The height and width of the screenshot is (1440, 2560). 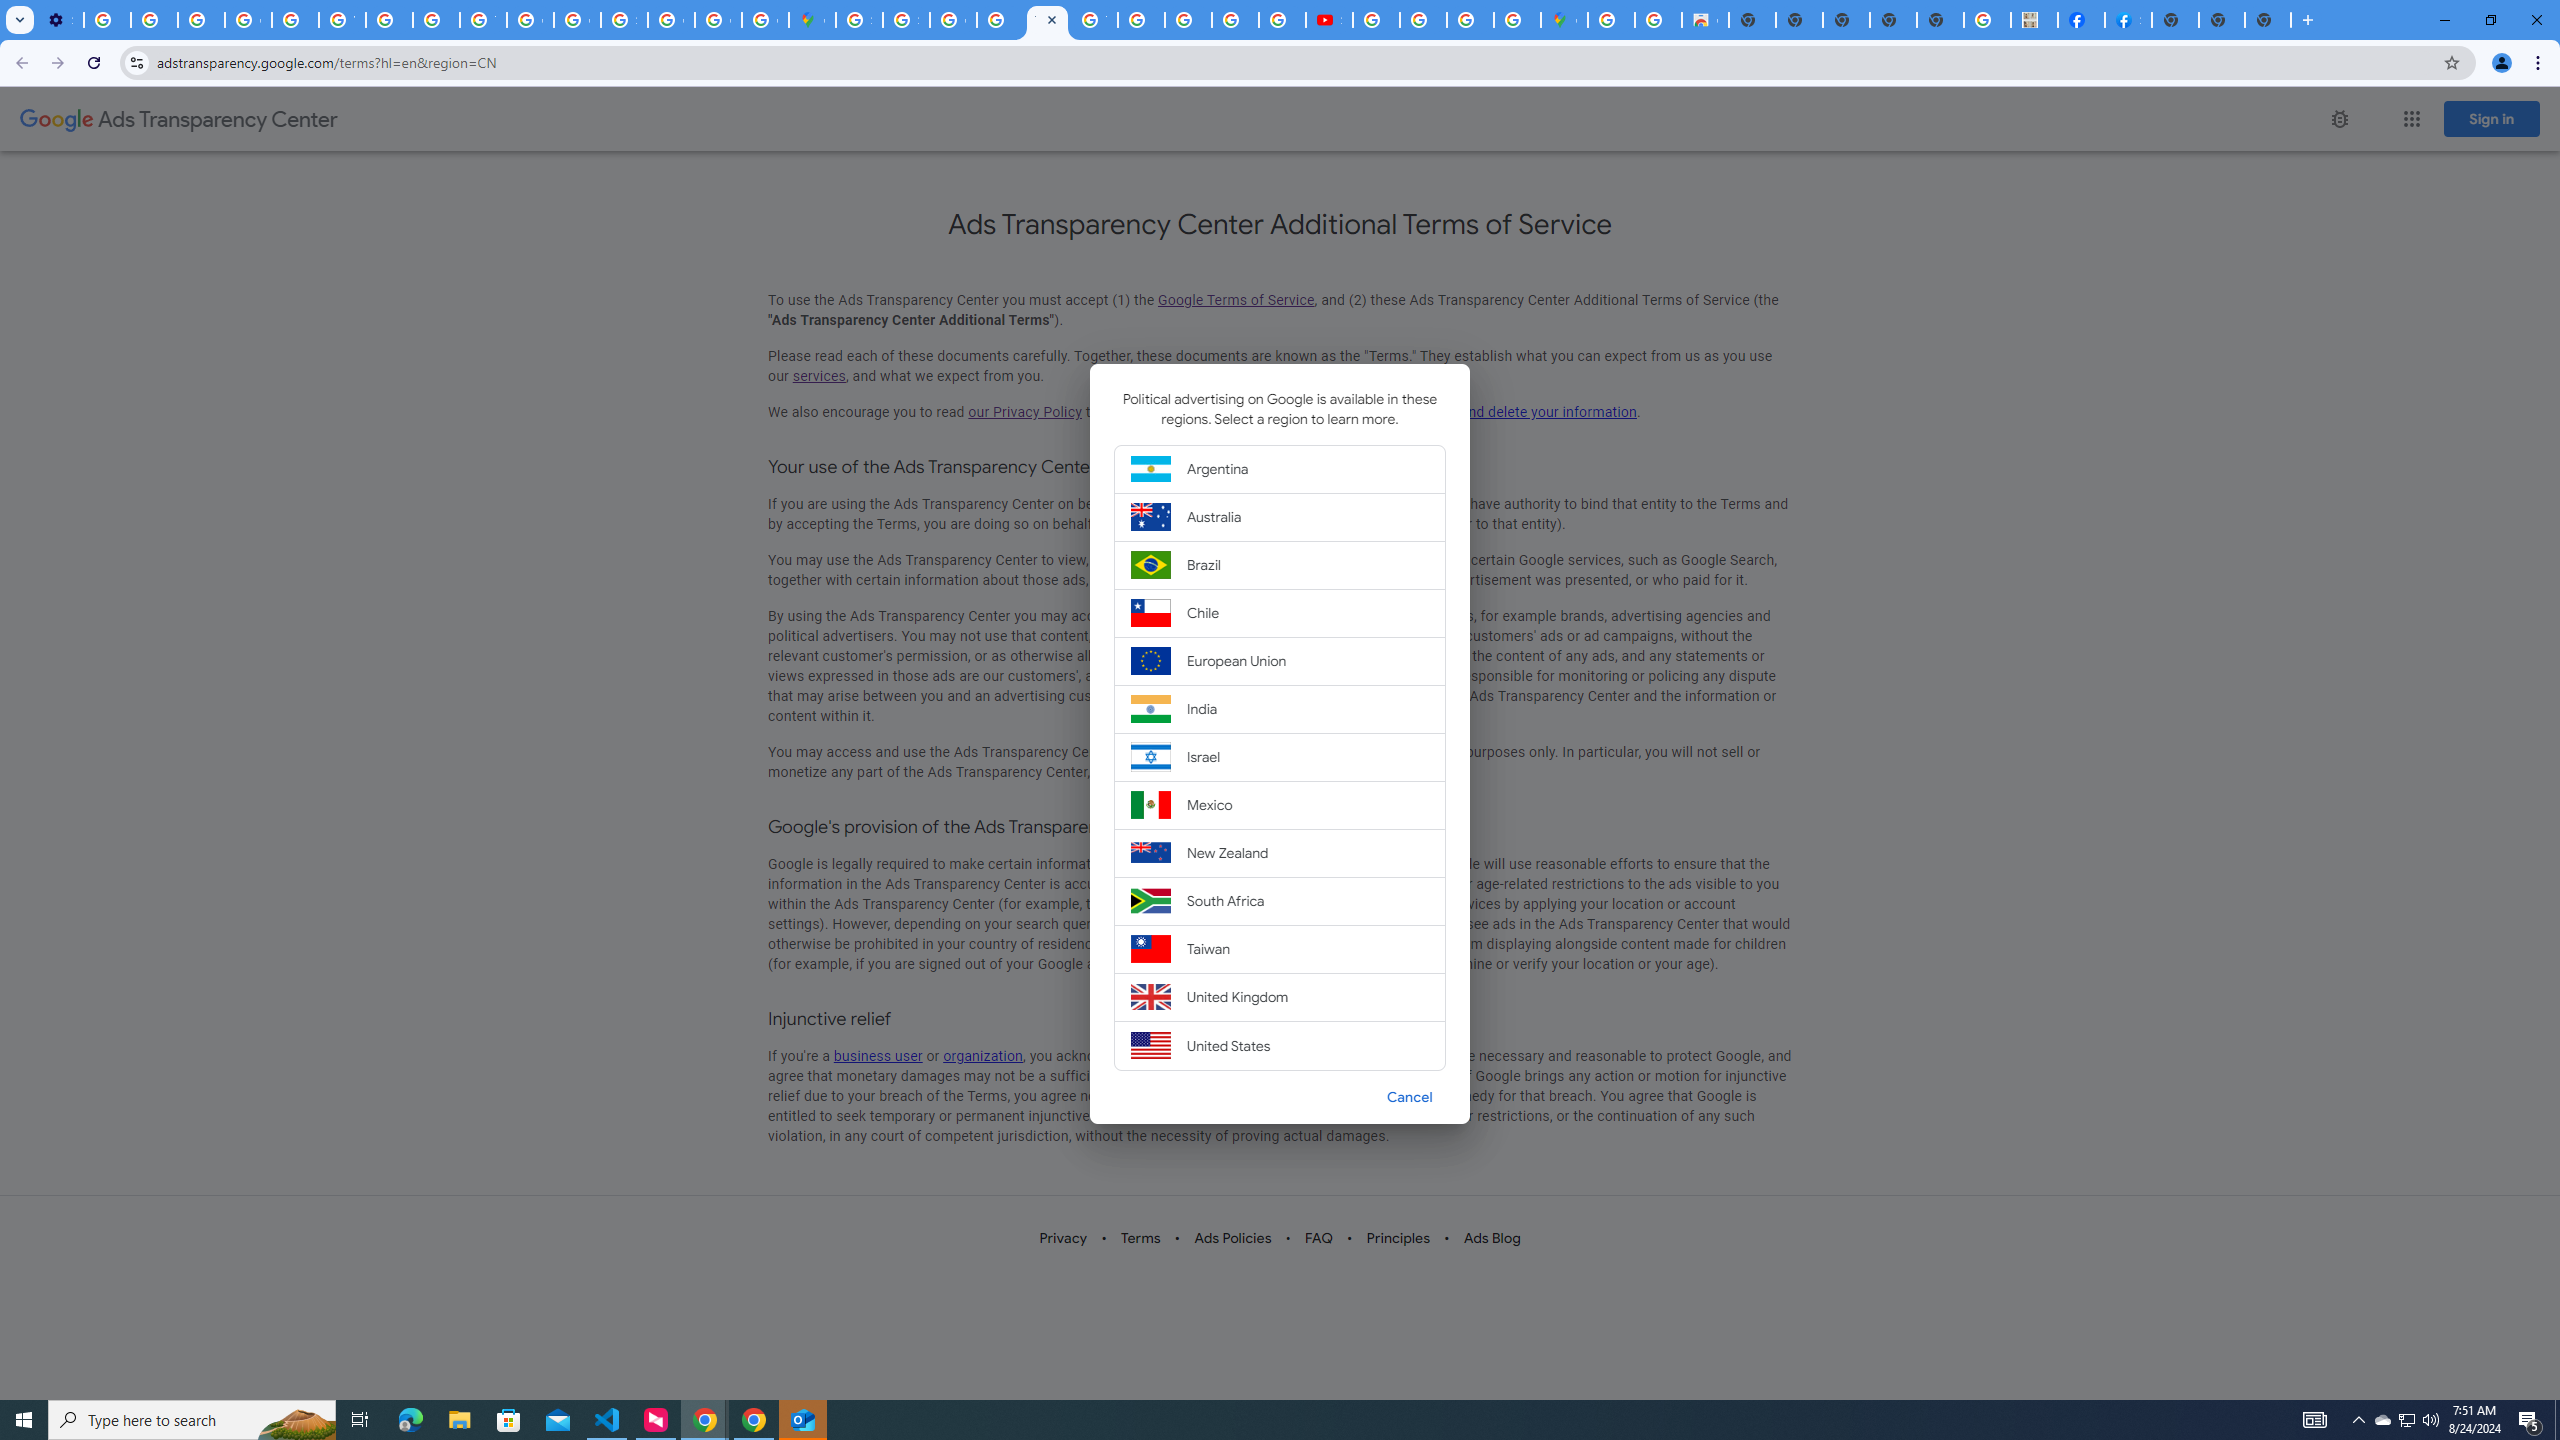 I want to click on 'Google Maps', so click(x=811, y=19).